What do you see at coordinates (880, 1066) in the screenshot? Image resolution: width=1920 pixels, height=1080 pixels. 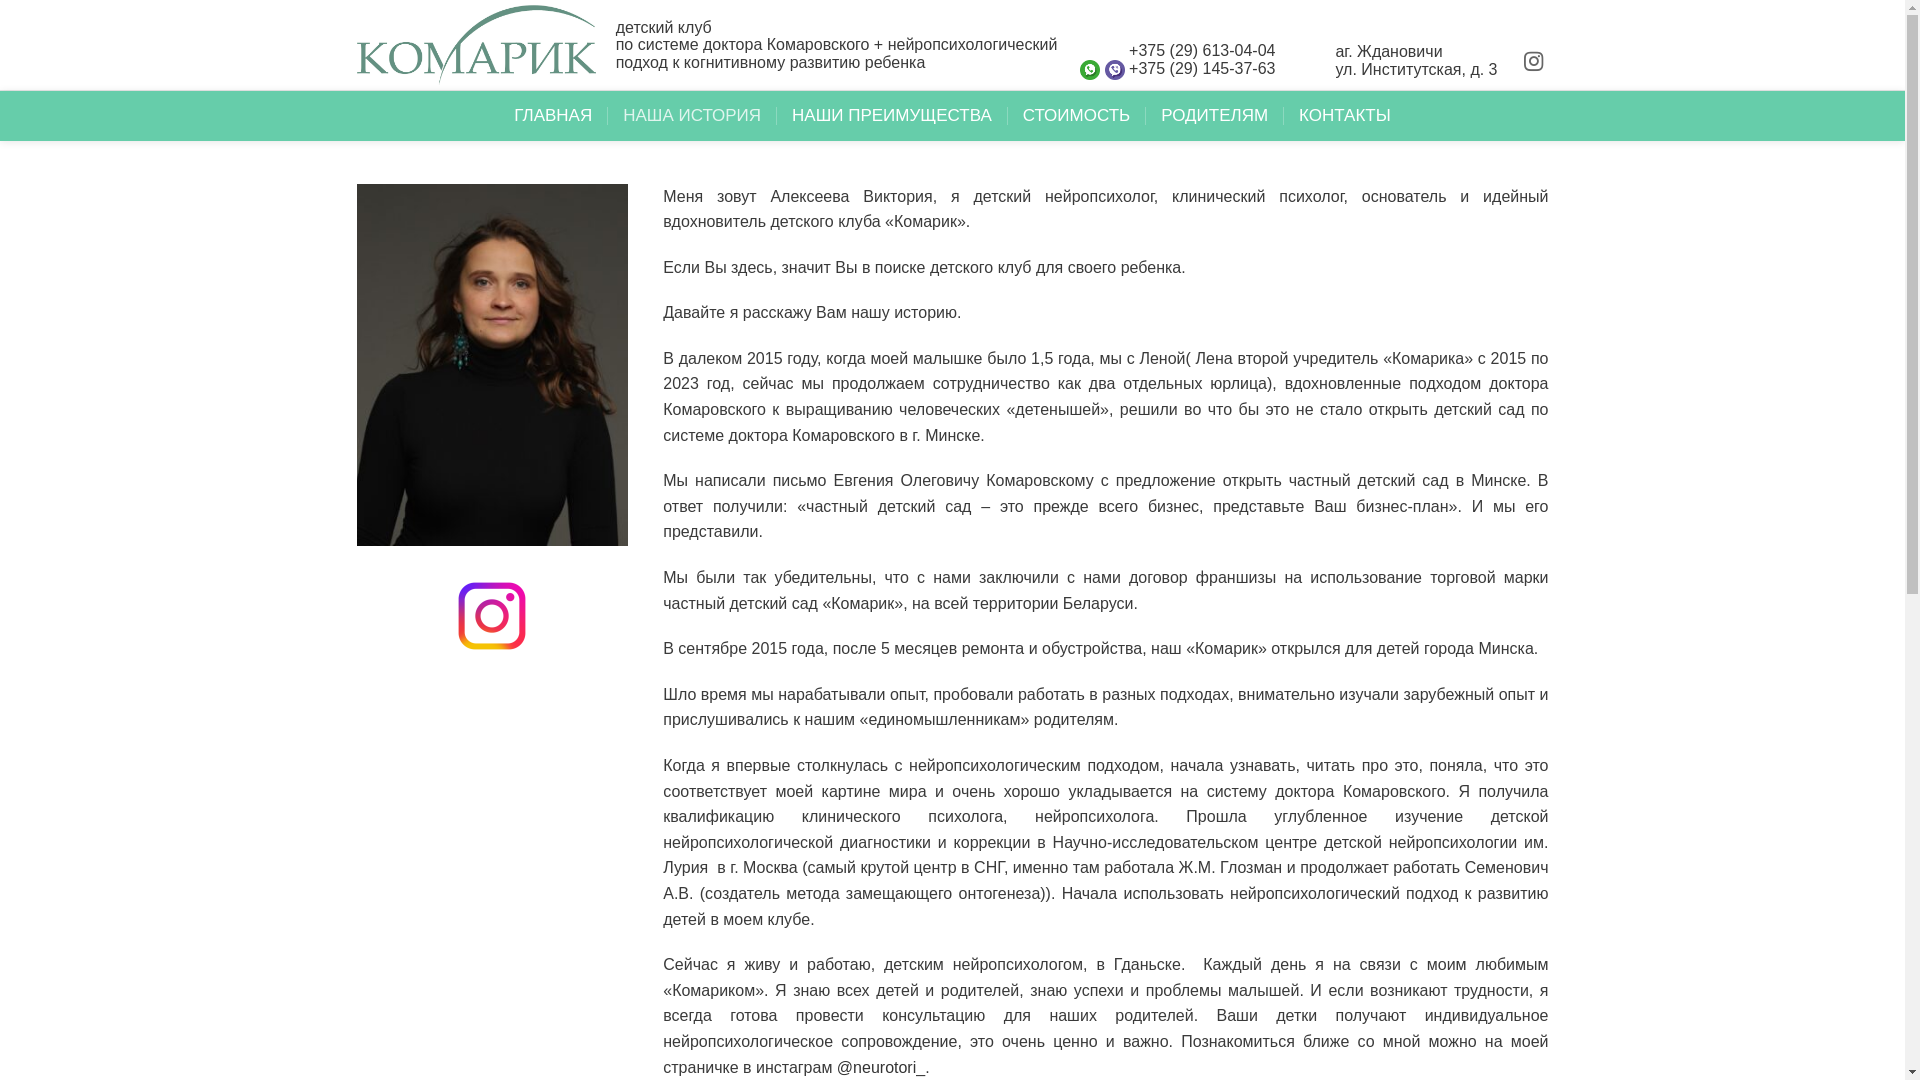 I see `'@neurotori_'` at bounding box center [880, 1066].